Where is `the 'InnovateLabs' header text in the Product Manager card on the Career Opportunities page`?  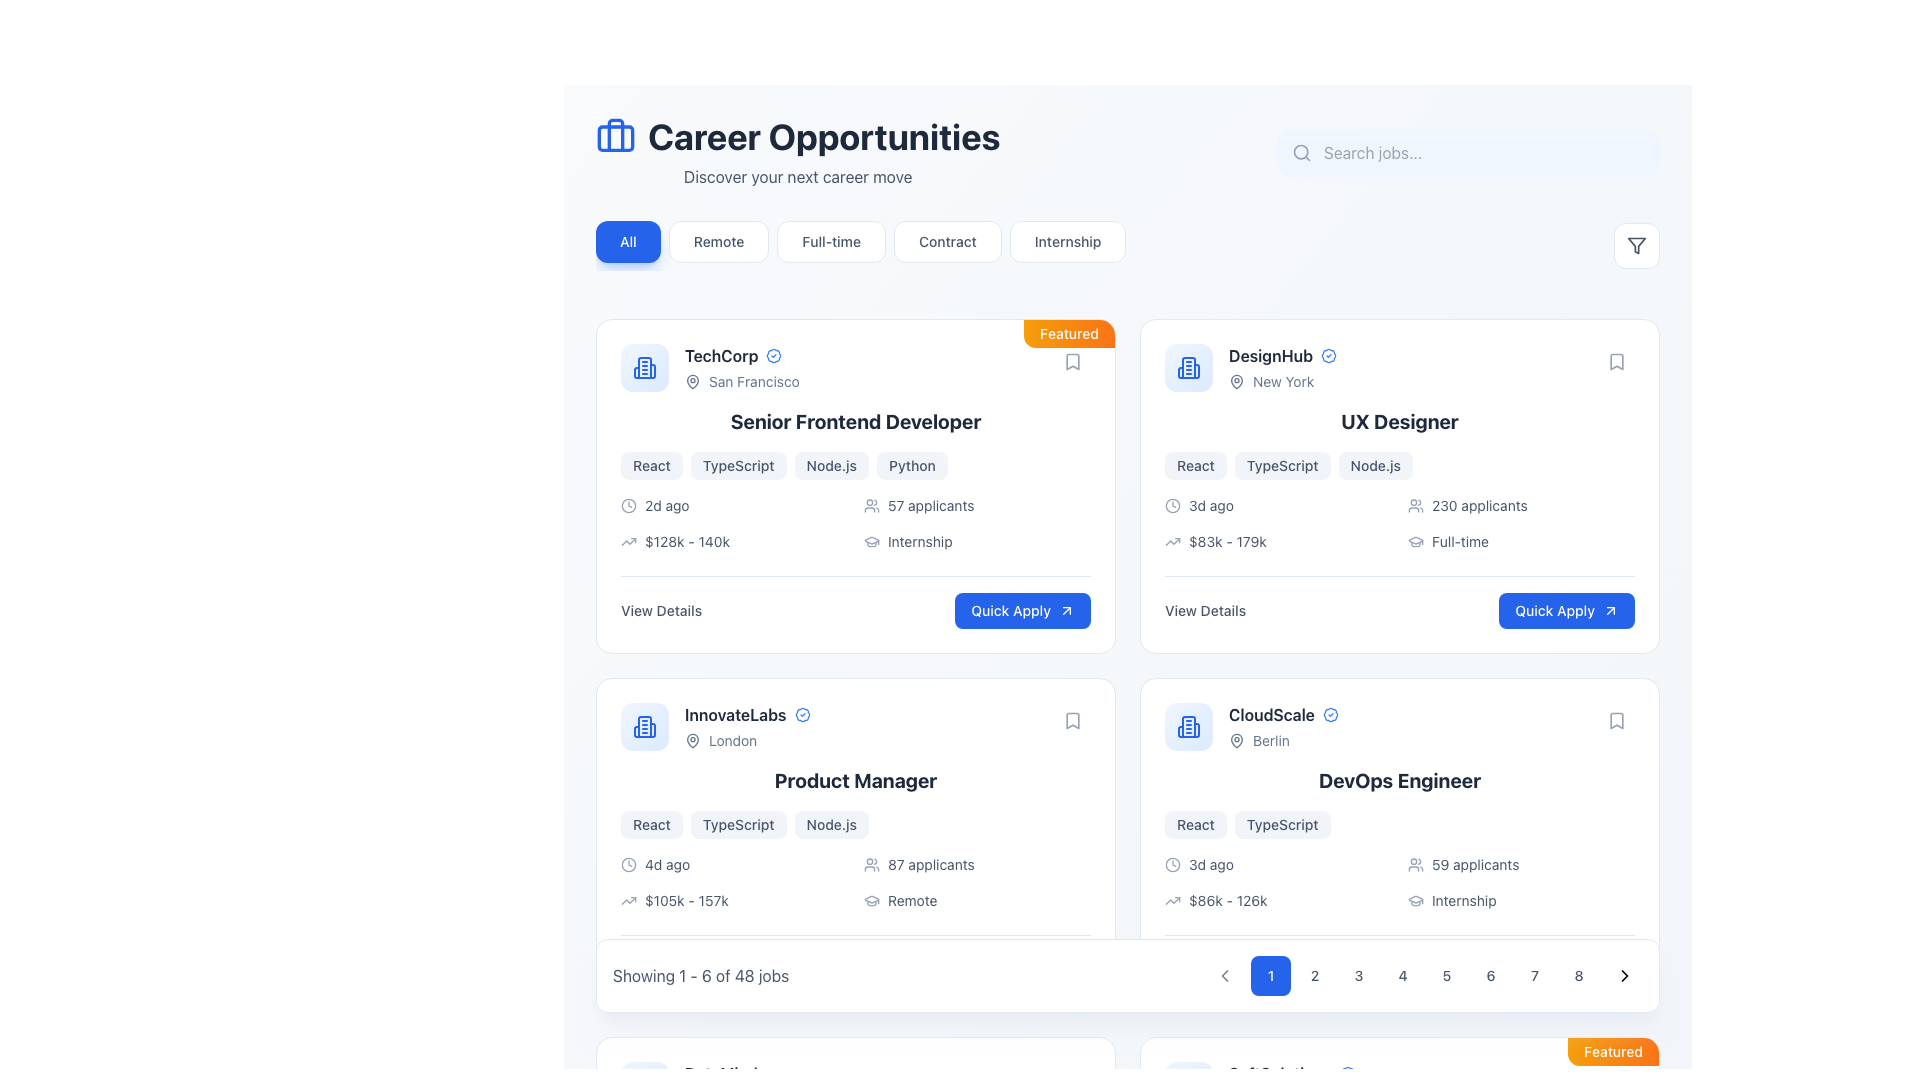
the 'InnovateLabs' header text in the Product Manager card on the Career Opportunities page is located at coordinates (715, 726).